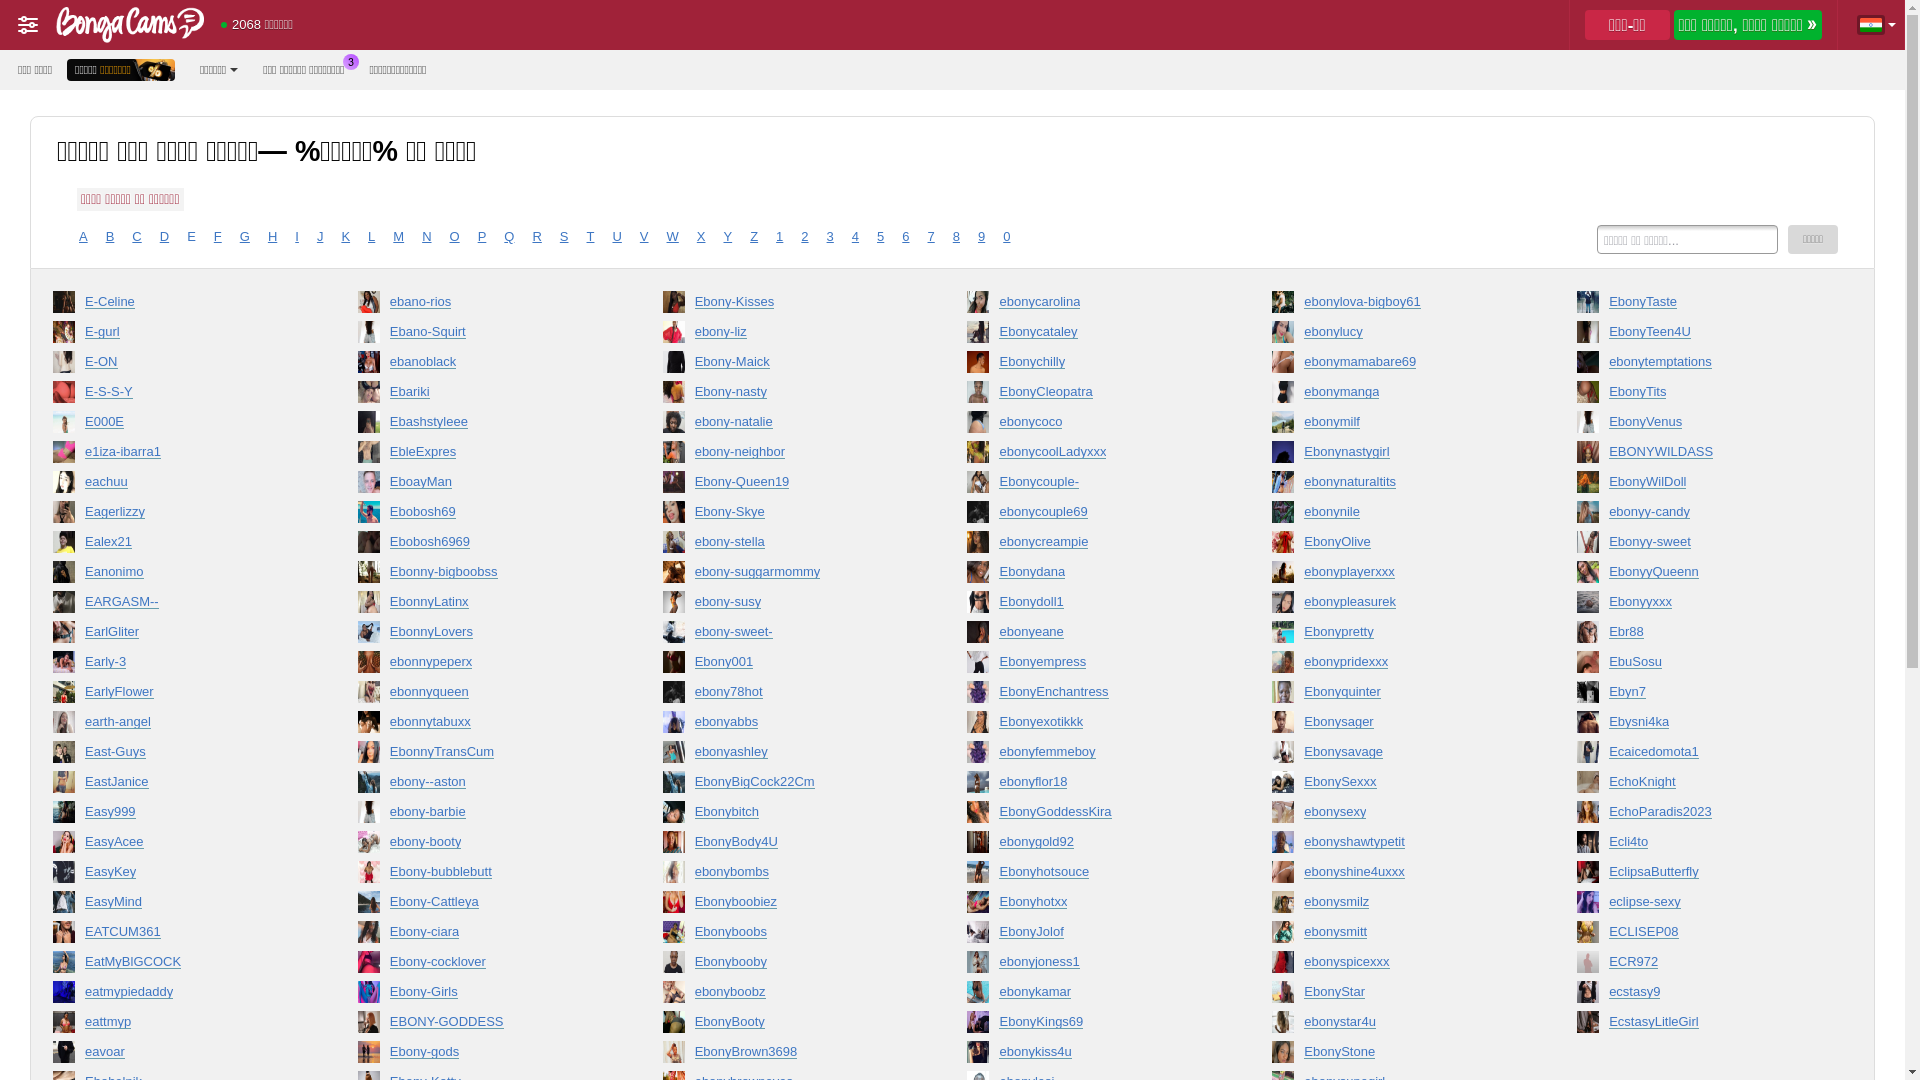  Describe the element at coordinates (1699, 424) in the screenshot. I see `'EbonyVenus'` at that location.